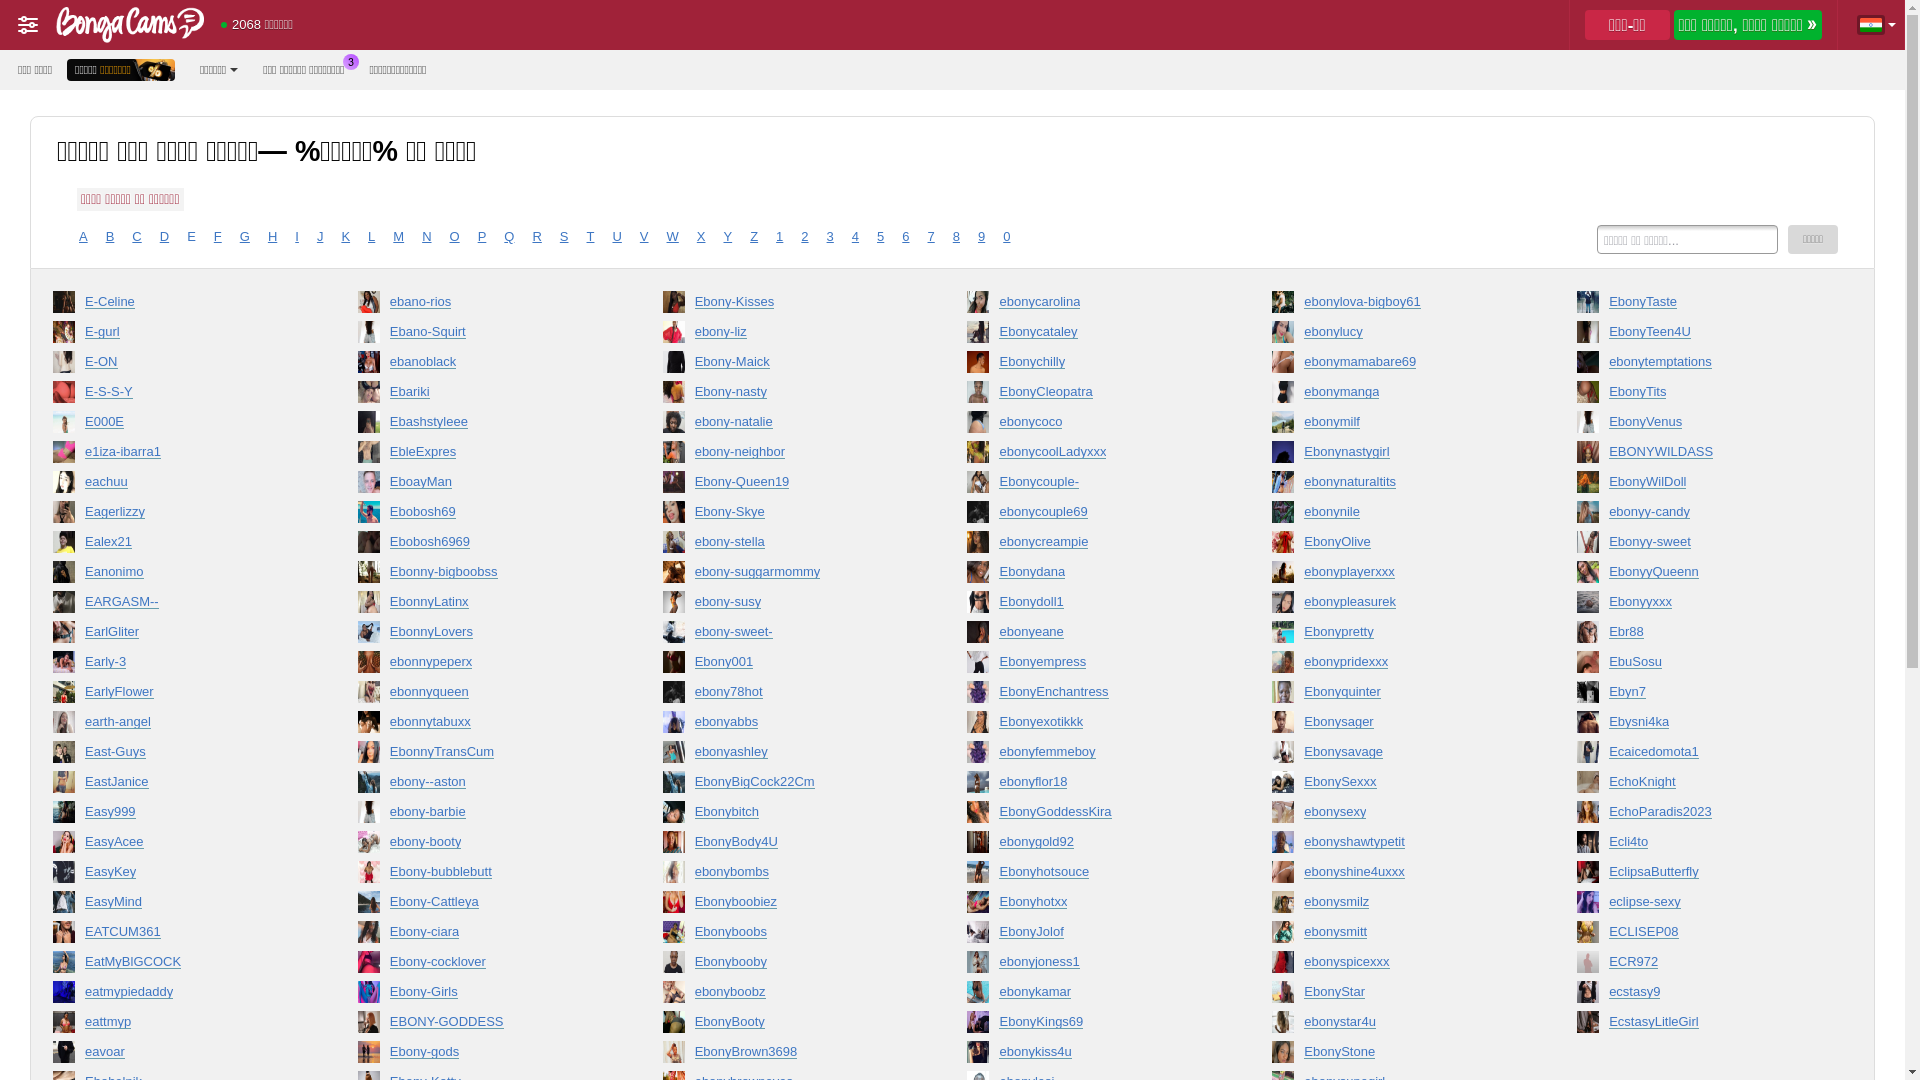  Describe the element at coordinates (1699, 424) in the screenshot. I see `'EbonyVenus'` at that location.